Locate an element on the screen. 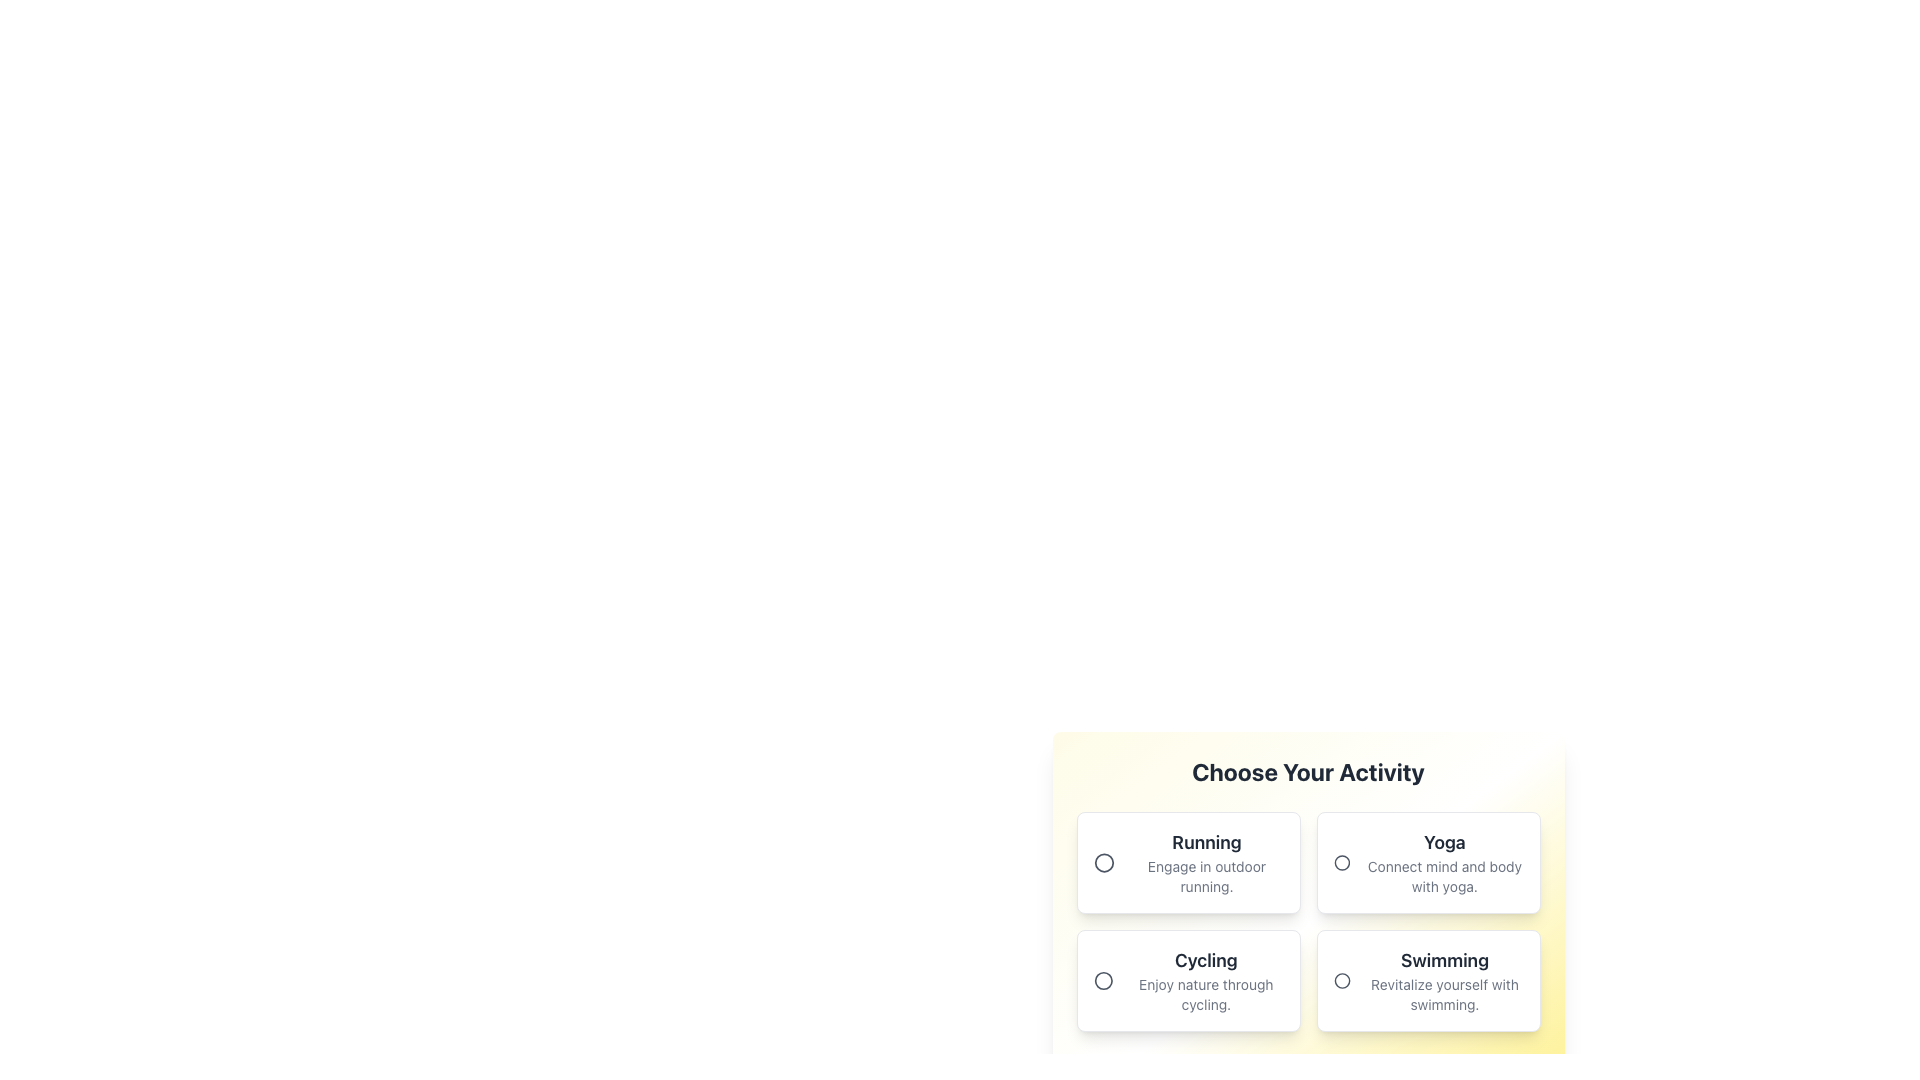 This screenshot has height=1080, width=1920. the text label that identifies the activity 'Cycling' within the second card of the activity options grid, located below the title 'Choose Your Activity' is located at coordinates (1205, 959).